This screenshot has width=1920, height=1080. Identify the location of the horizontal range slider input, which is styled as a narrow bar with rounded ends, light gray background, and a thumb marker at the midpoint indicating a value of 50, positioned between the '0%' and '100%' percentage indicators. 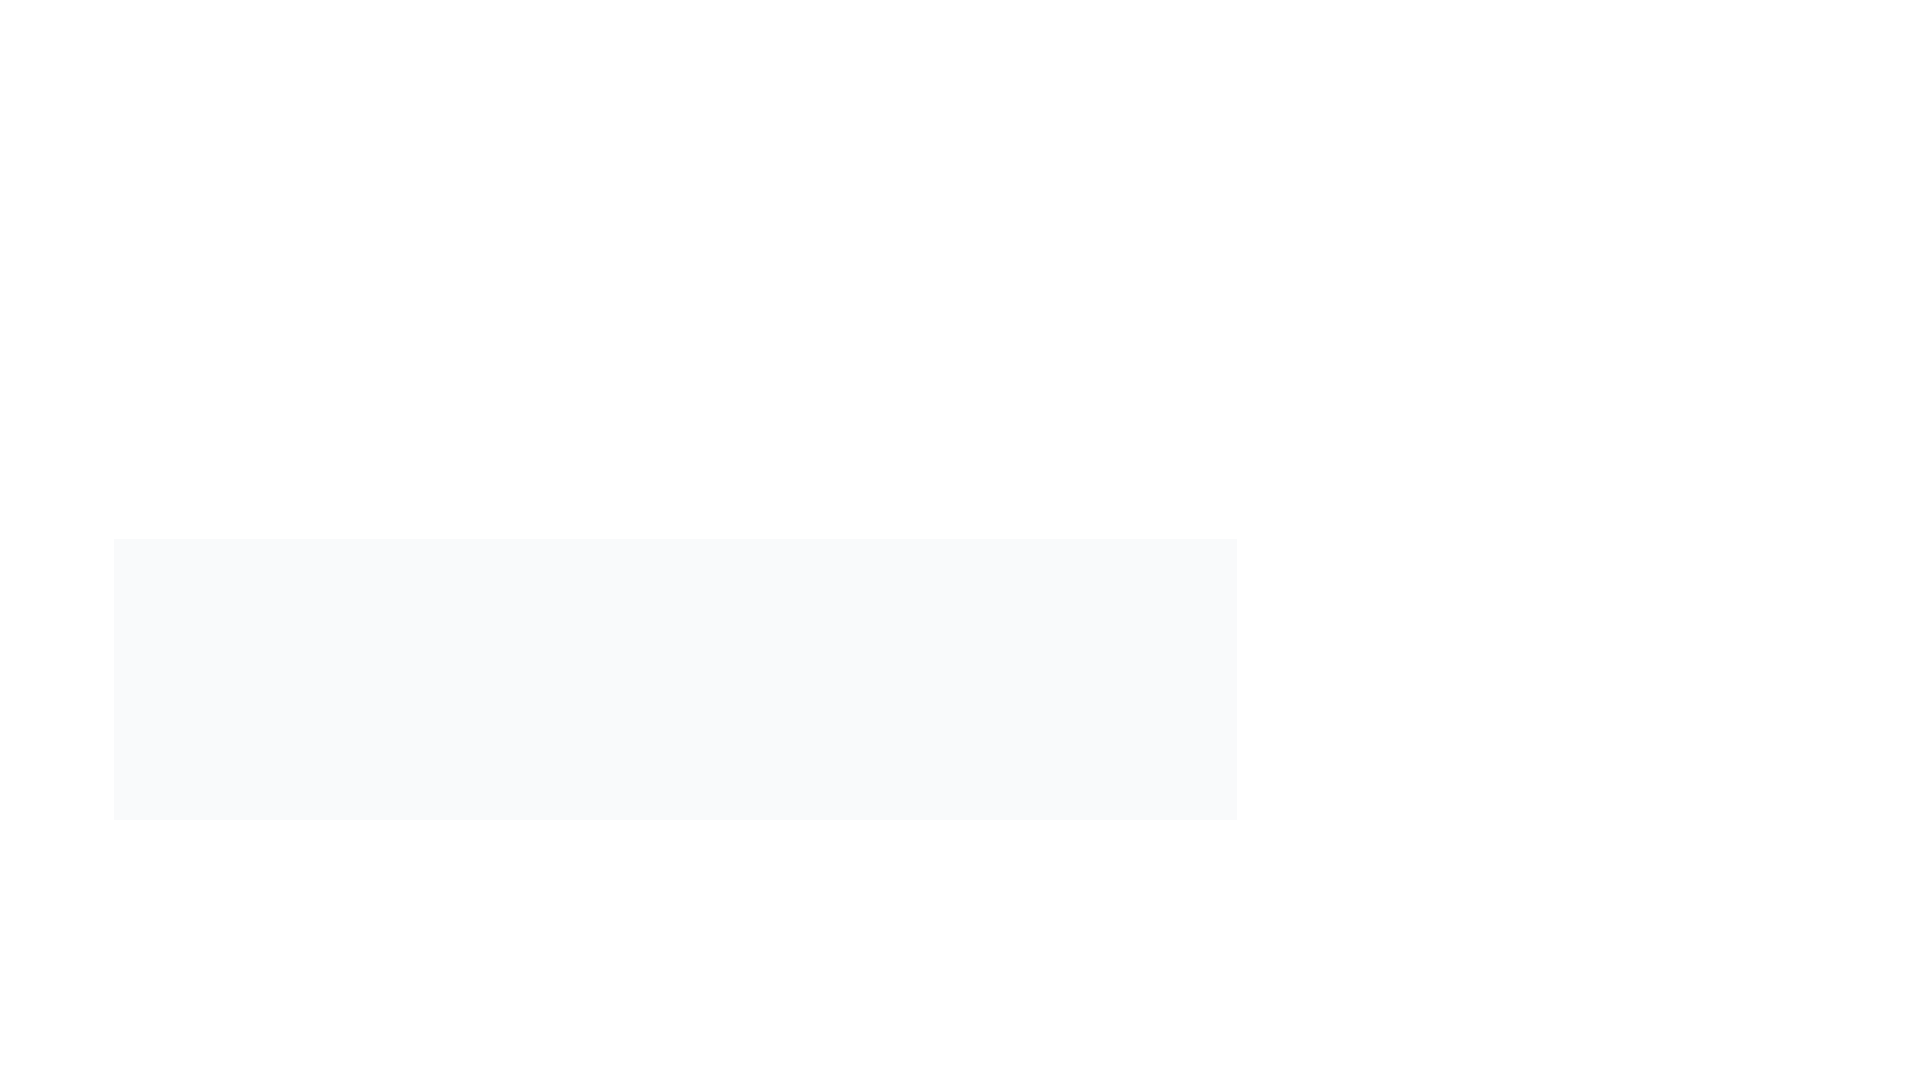
(675, 1070).